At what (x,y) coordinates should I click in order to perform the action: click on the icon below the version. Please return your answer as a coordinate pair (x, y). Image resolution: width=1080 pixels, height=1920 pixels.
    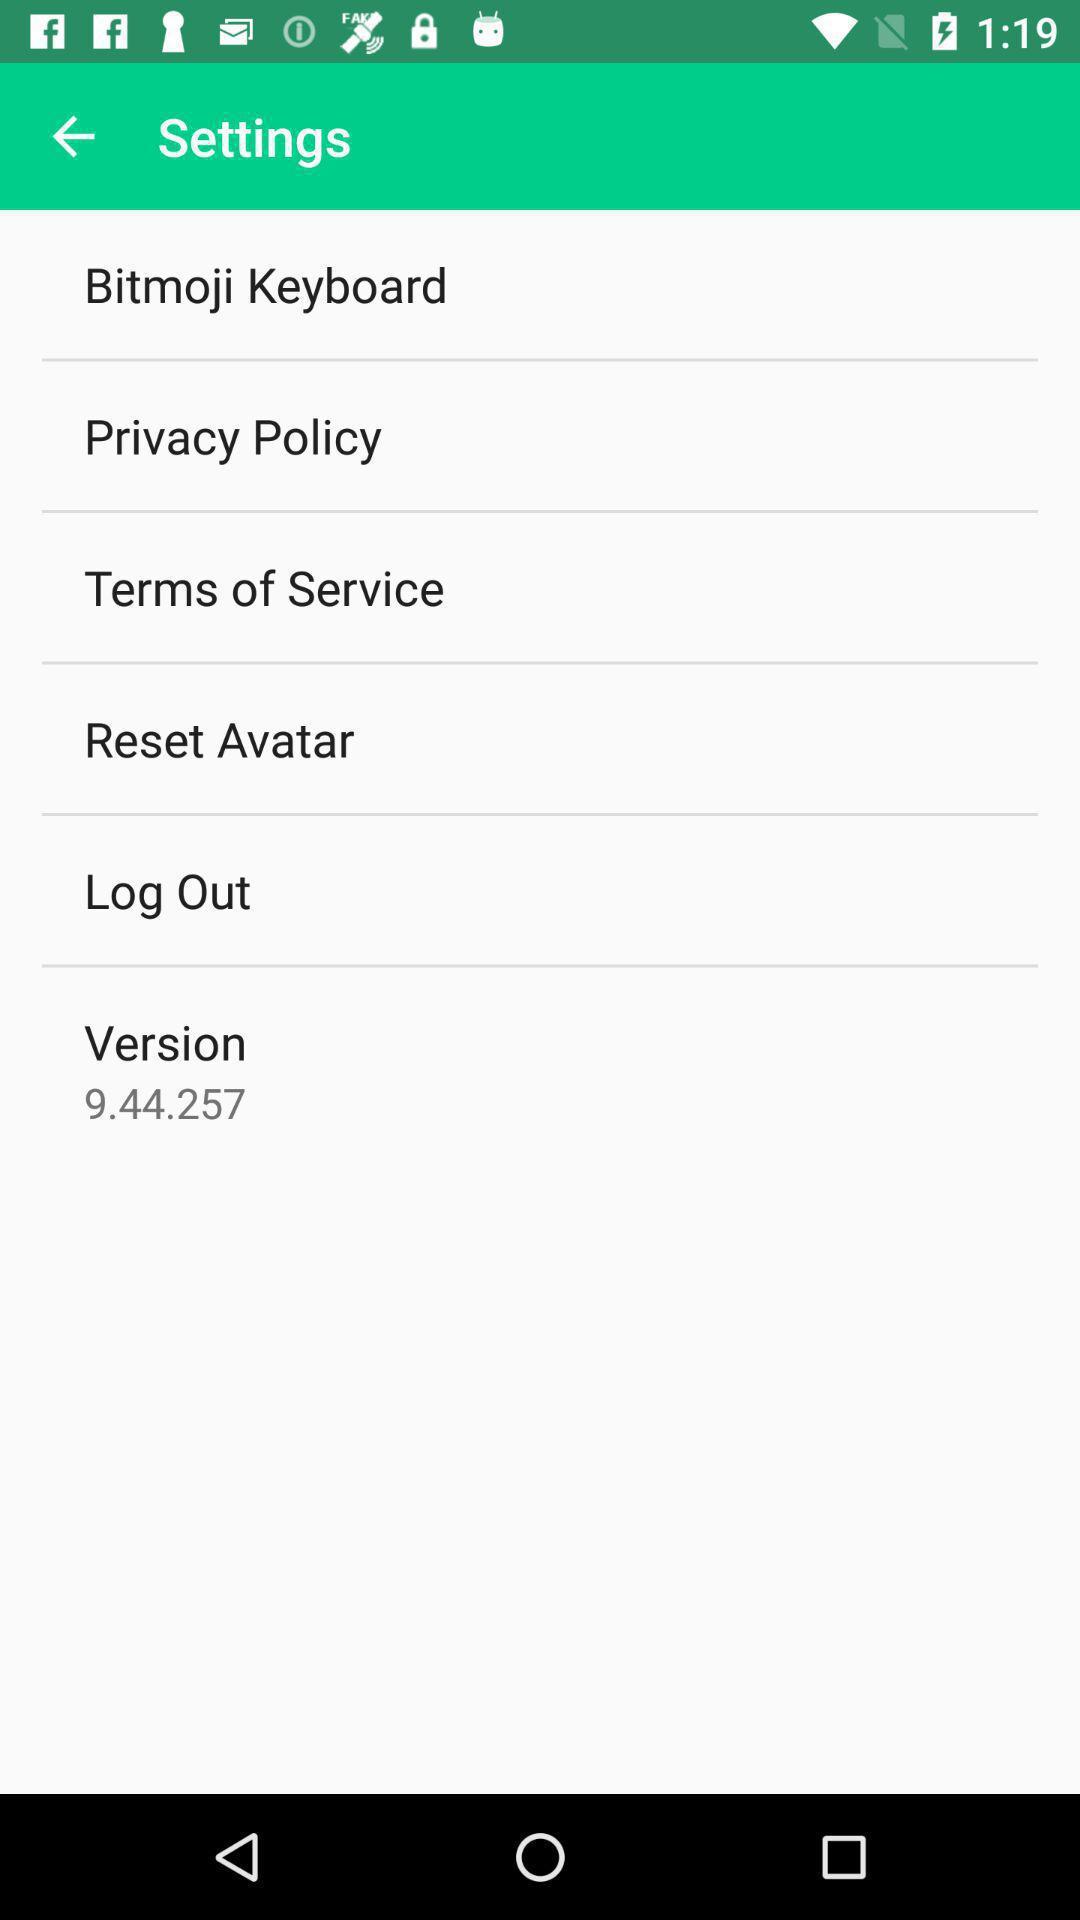
    Looking at the image, I should click on (164, 1101).